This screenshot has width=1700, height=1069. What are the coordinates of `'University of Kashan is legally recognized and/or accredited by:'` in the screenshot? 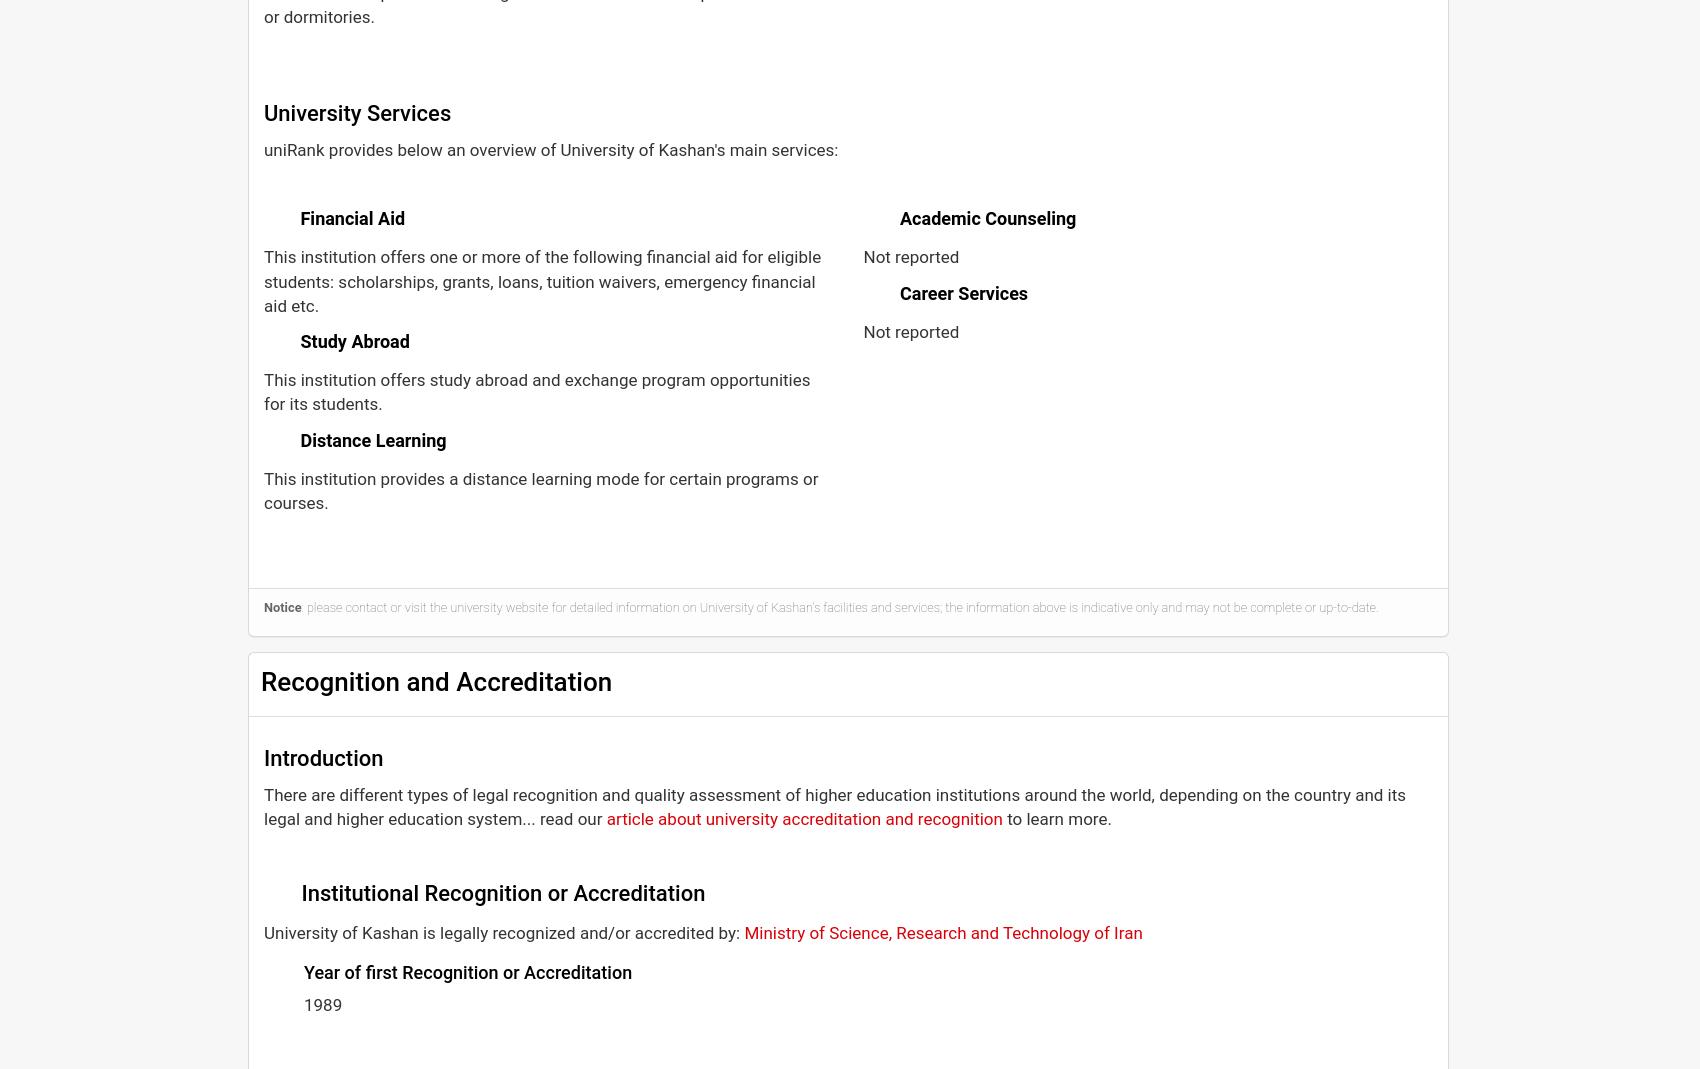 It's located at (264, 930).